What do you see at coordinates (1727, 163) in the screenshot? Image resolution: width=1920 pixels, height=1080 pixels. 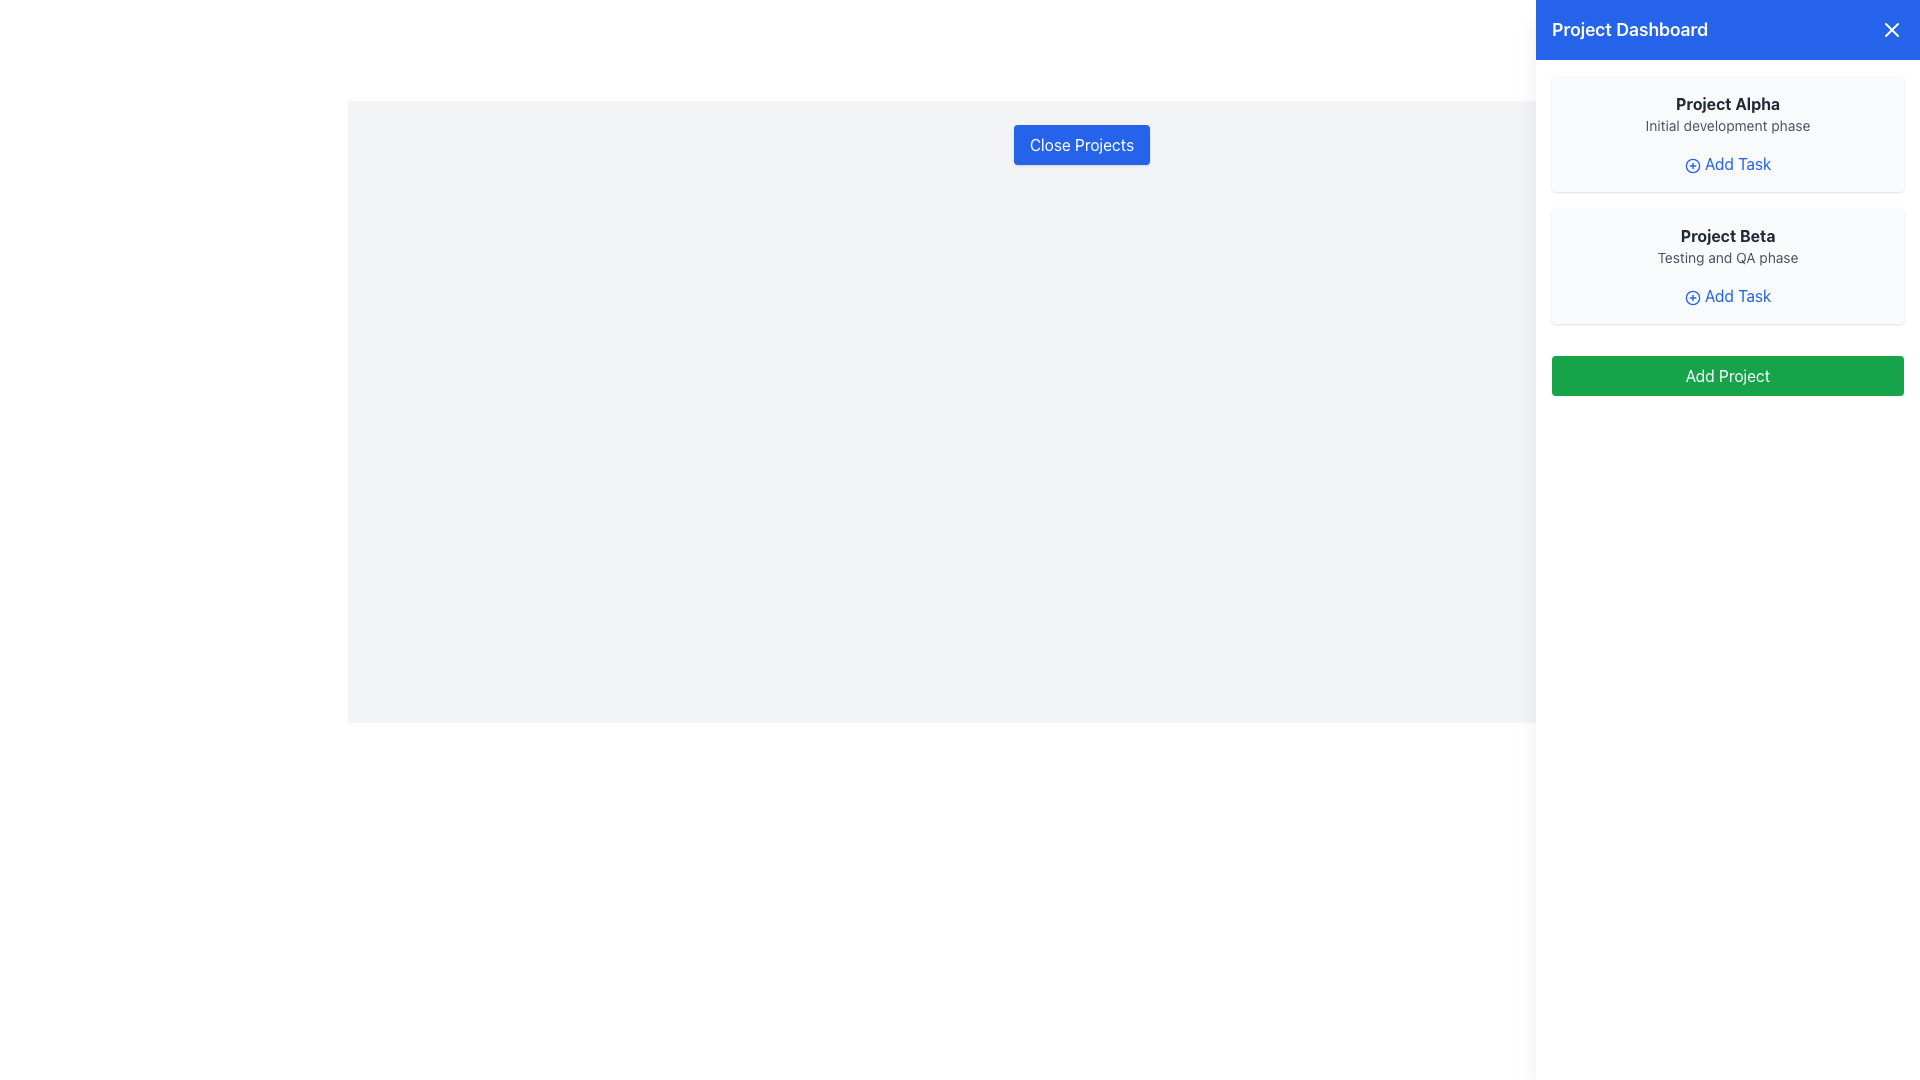 I see `the blue-colored text link labeled 'Add Task' located in the 'Project Alpha' section` at bounding box center [1727, 163].